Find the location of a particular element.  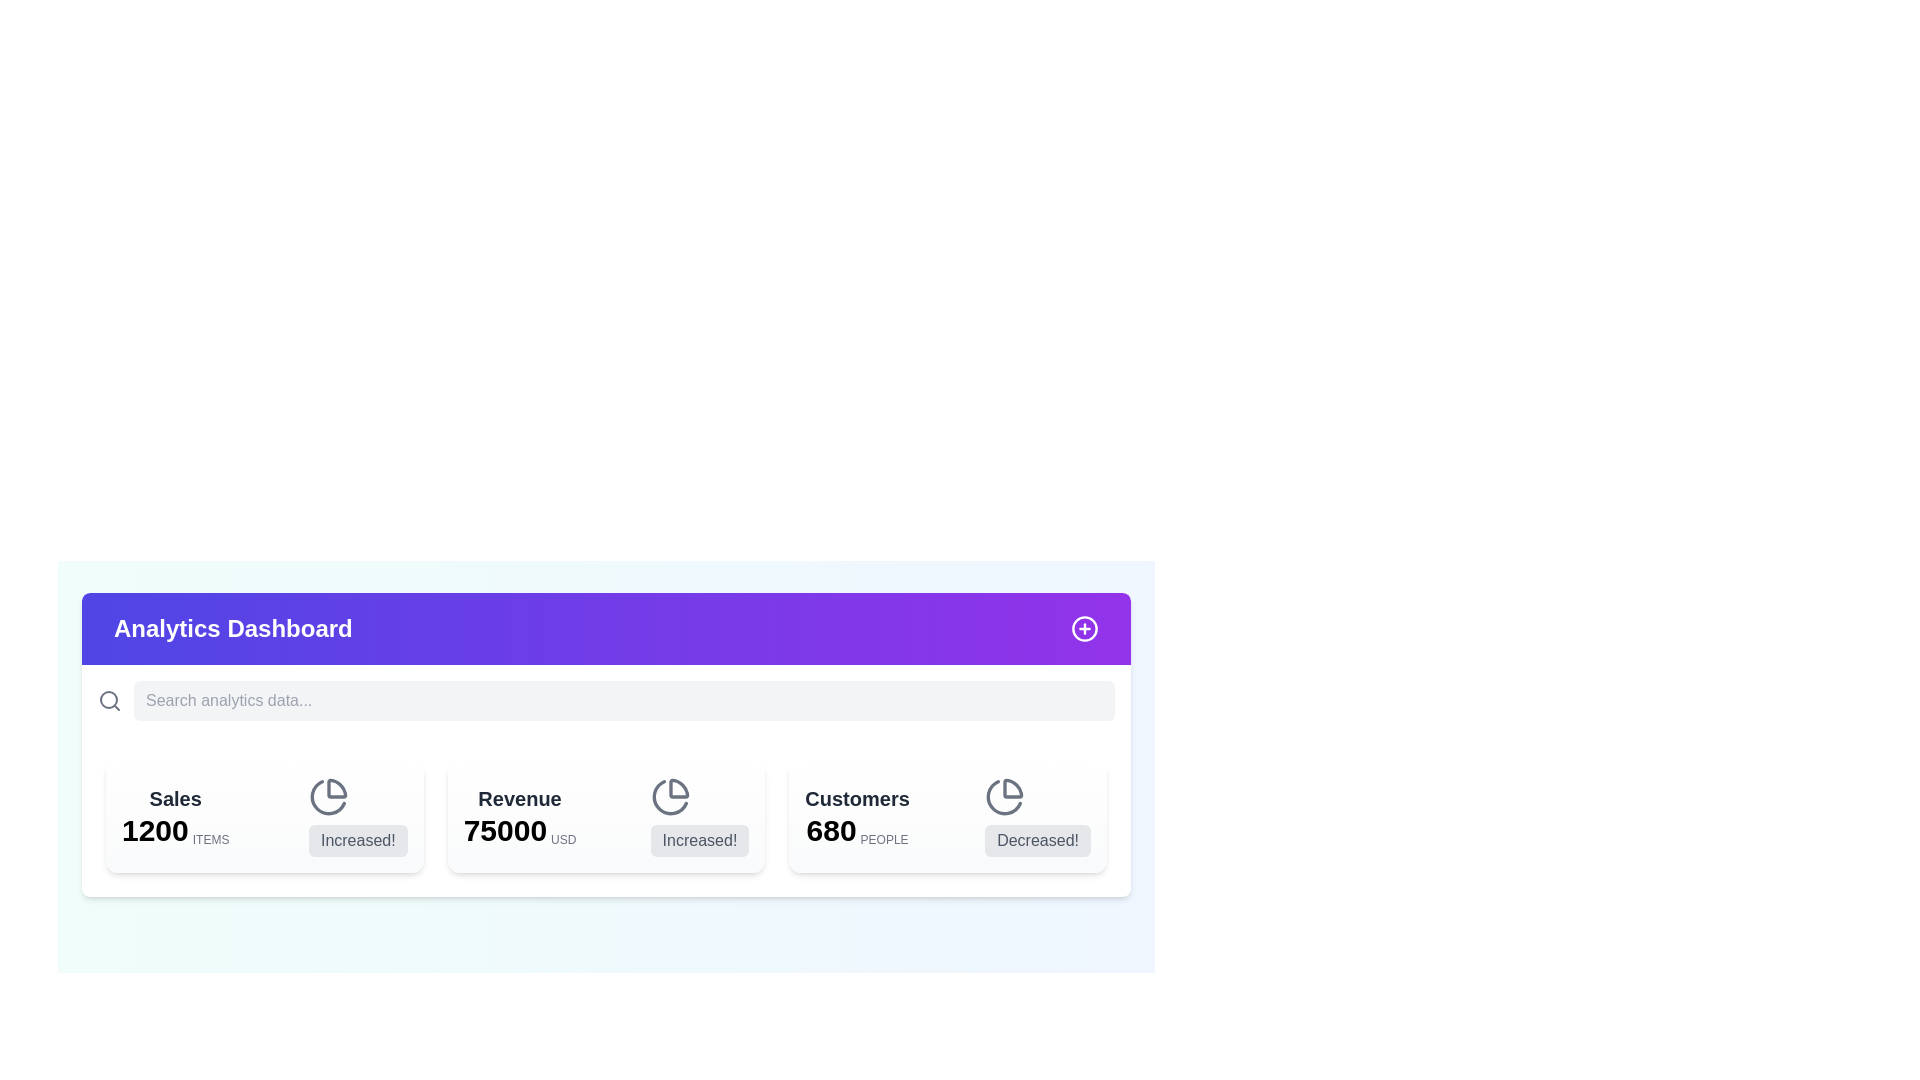

the circular SVG element of the decorative search icon, which is part of the larger magnifying glass icon in the upper left corner of the Analytics Dashboard interface is located at coordinates (108, 698).